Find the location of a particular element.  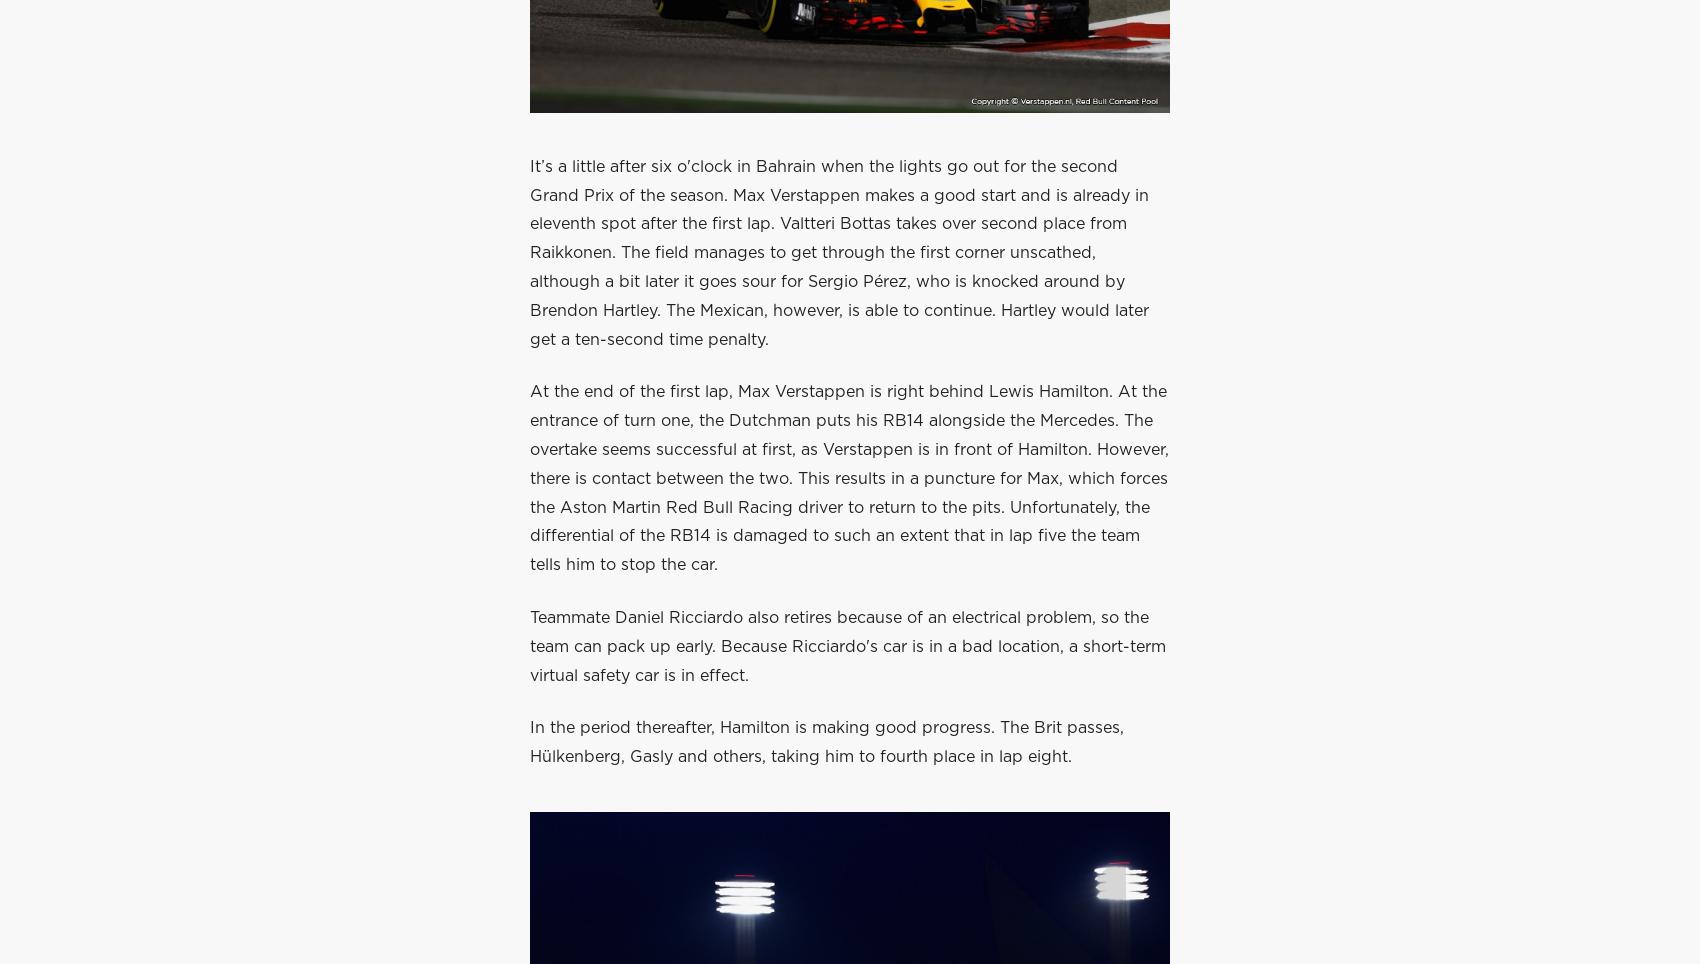

'Shop' is located at coordinates (873, 100).